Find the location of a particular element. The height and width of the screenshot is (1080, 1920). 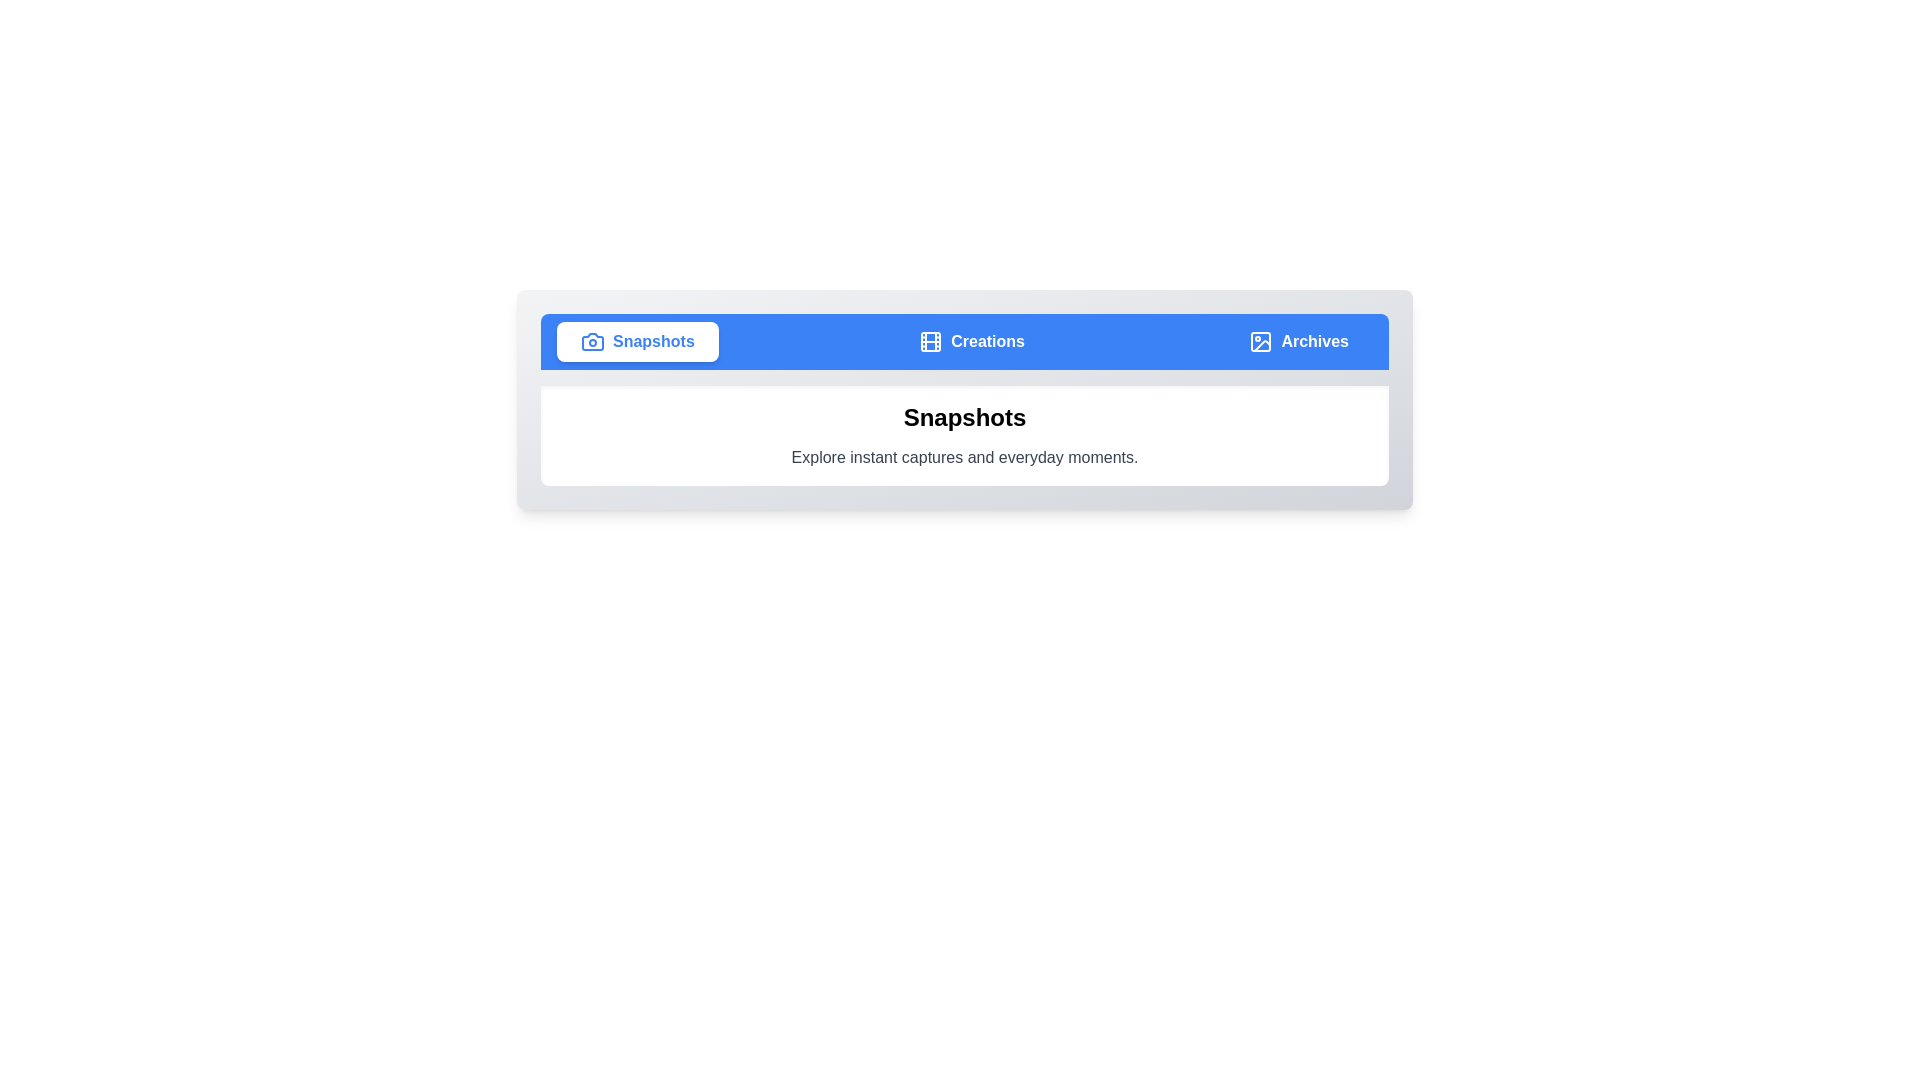

the tab with the label Creations is located at coordinates (972, 341).